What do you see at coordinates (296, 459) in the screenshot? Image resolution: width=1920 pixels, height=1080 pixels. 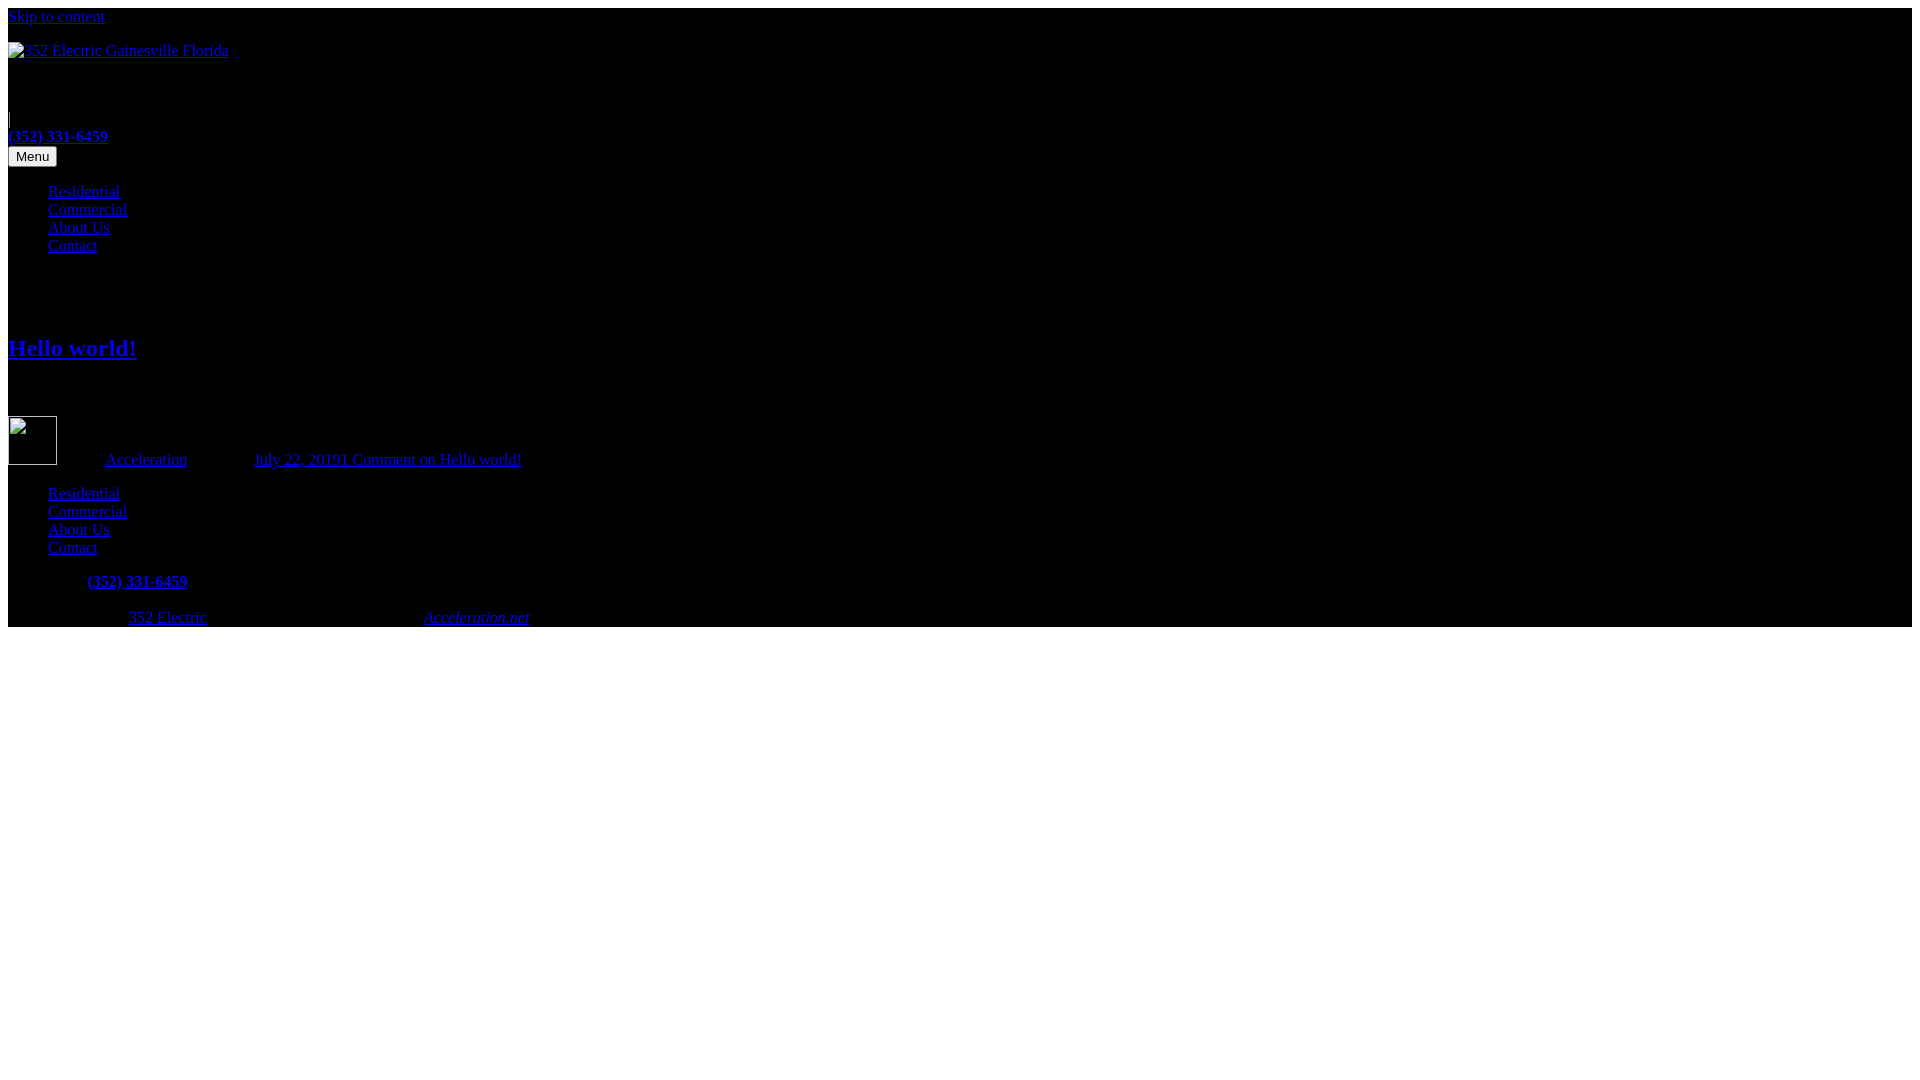 I see `'July 22, 2019'` at bounding box center [296, 459].